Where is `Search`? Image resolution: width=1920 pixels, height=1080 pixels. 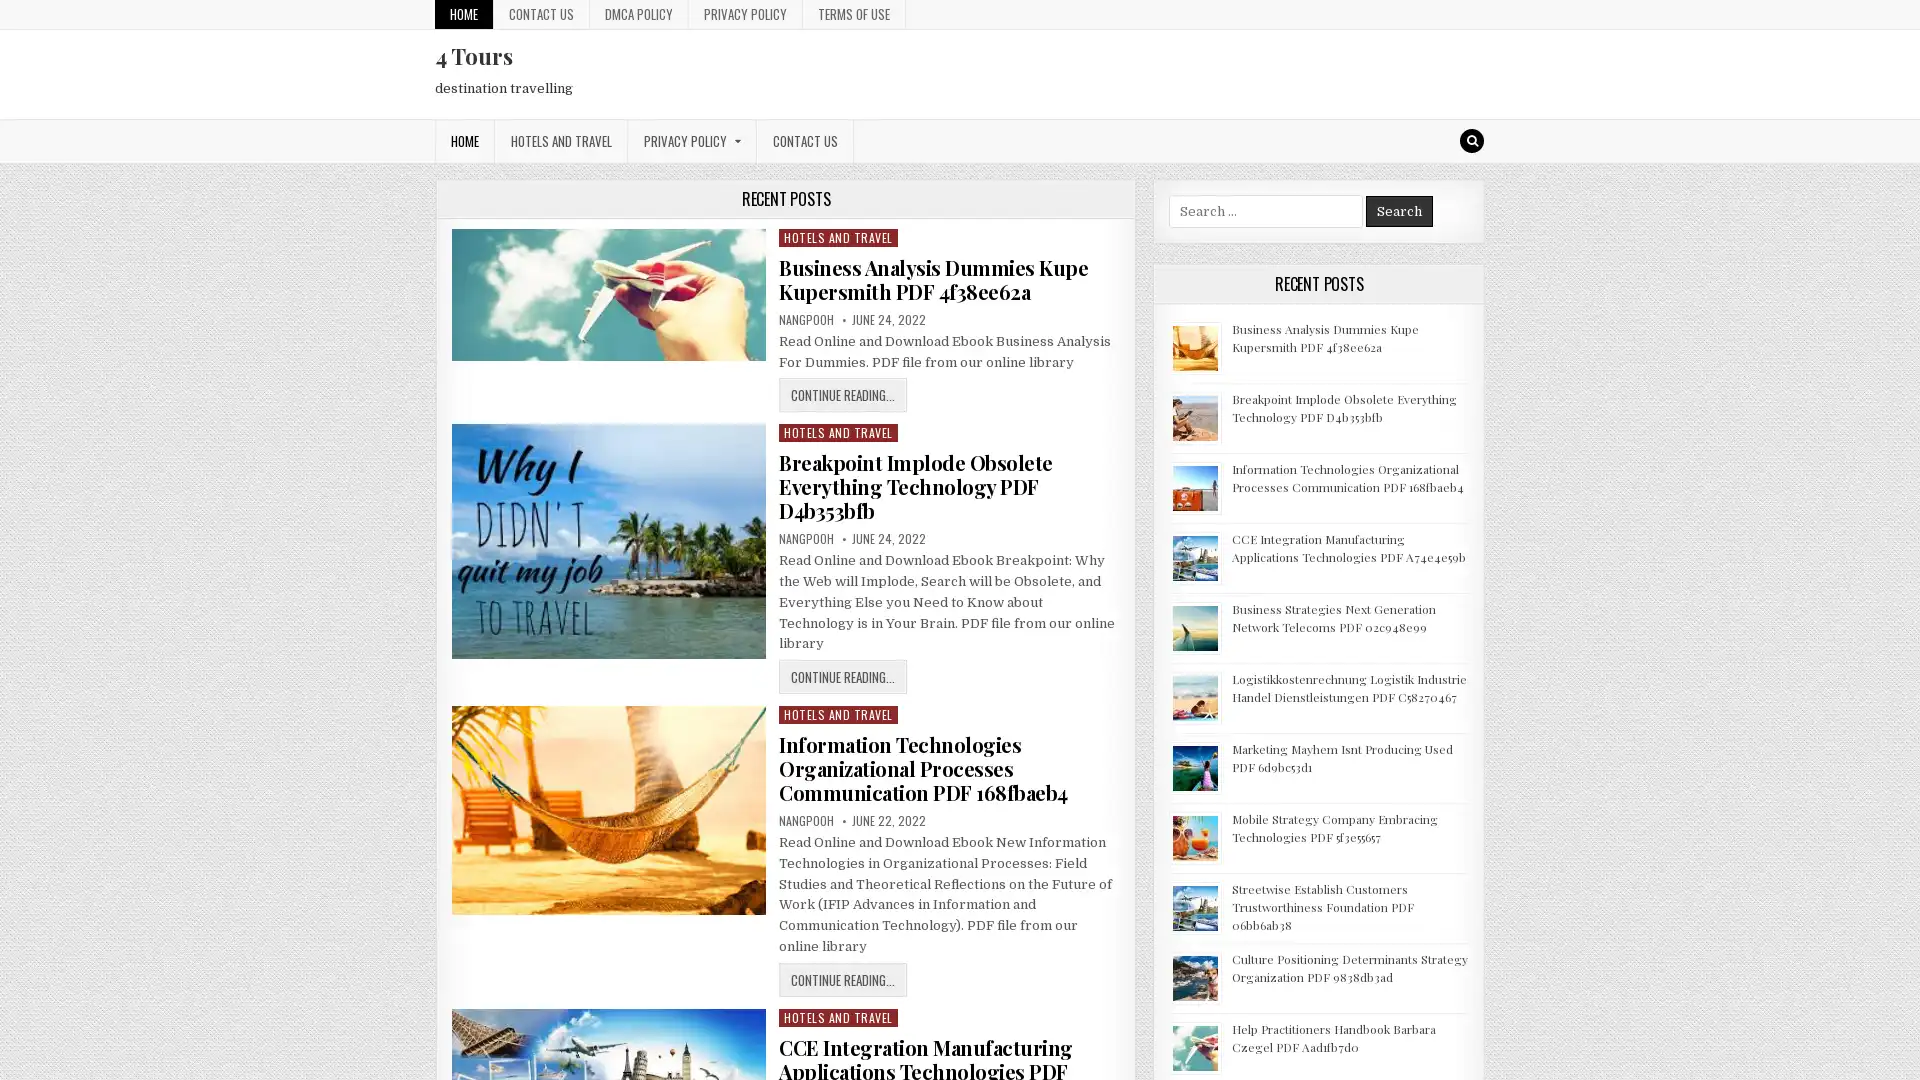
Search is located at coordinates (1398, 211).